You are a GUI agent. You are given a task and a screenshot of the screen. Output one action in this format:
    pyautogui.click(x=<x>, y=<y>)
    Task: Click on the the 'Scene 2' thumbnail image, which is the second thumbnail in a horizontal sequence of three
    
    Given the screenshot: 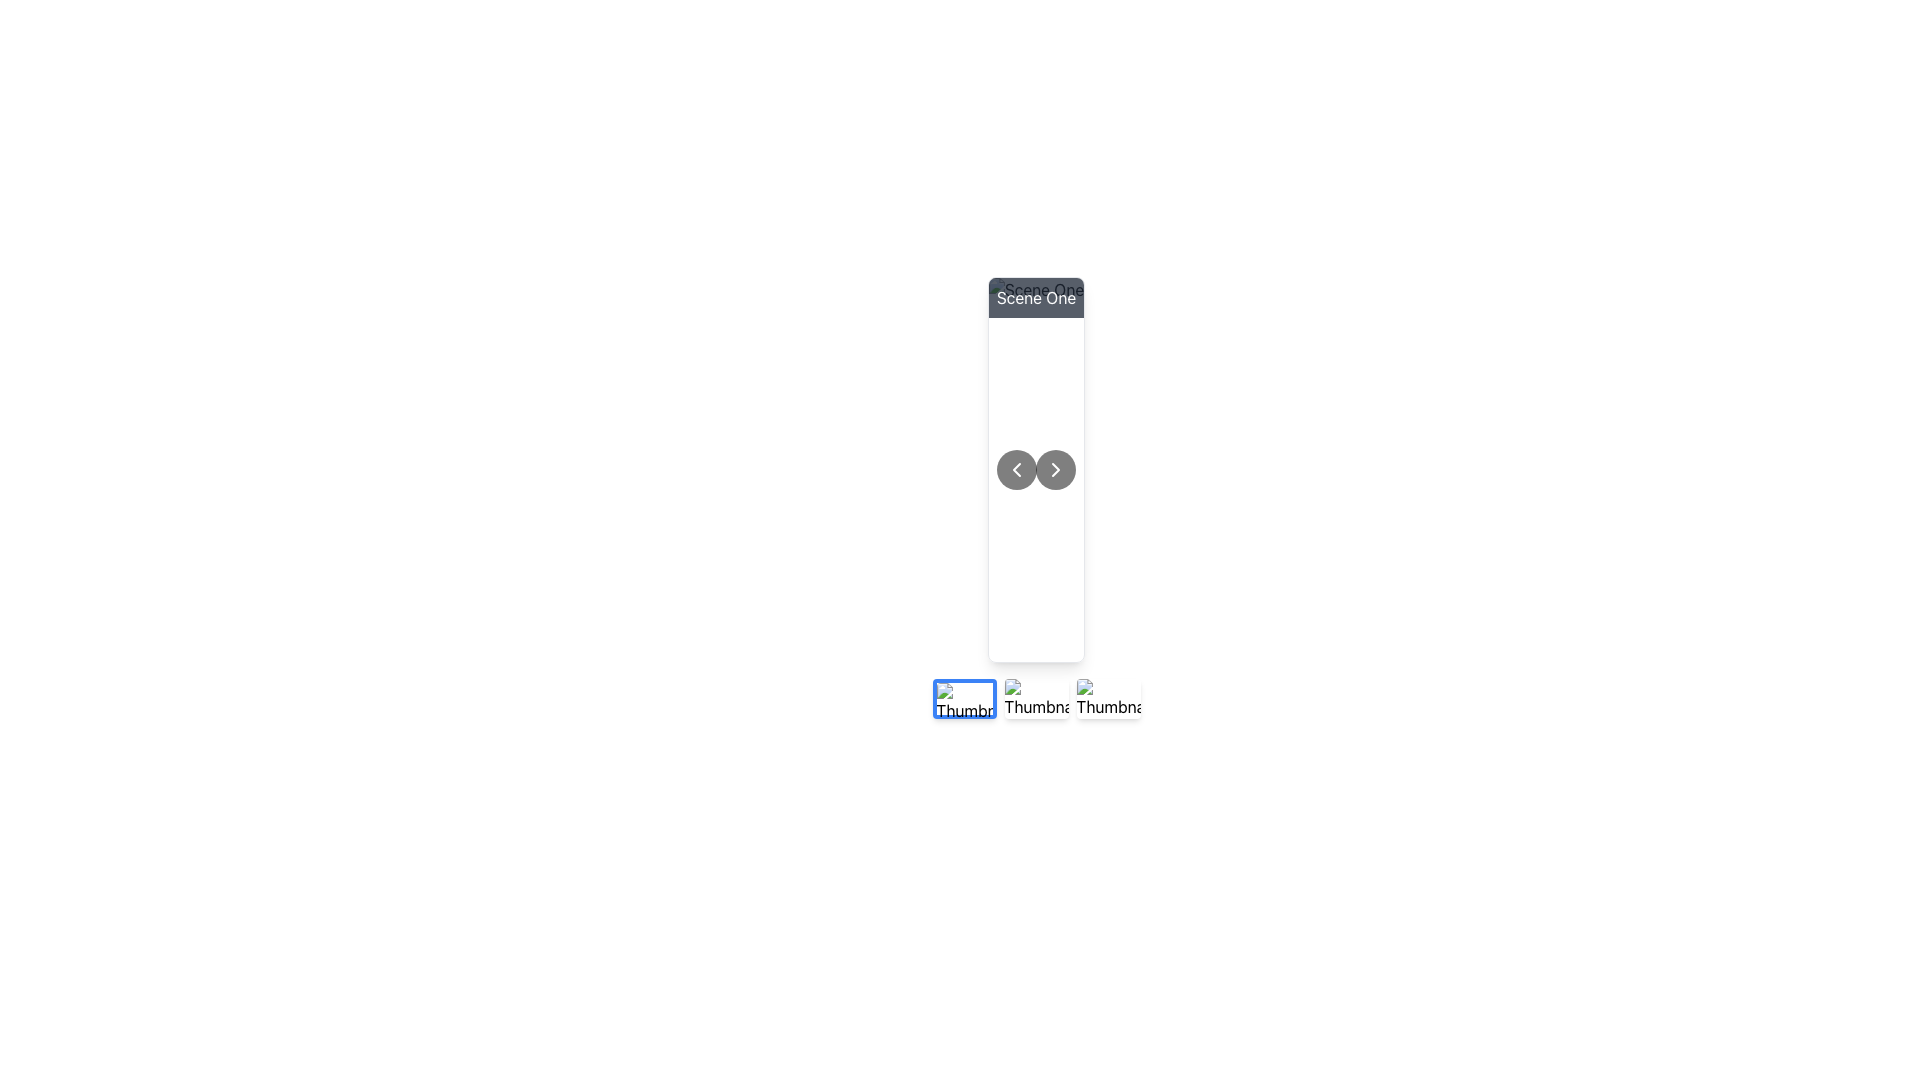 What is the action you would take?
    pyautogui.click(x=1036, y=697)
    